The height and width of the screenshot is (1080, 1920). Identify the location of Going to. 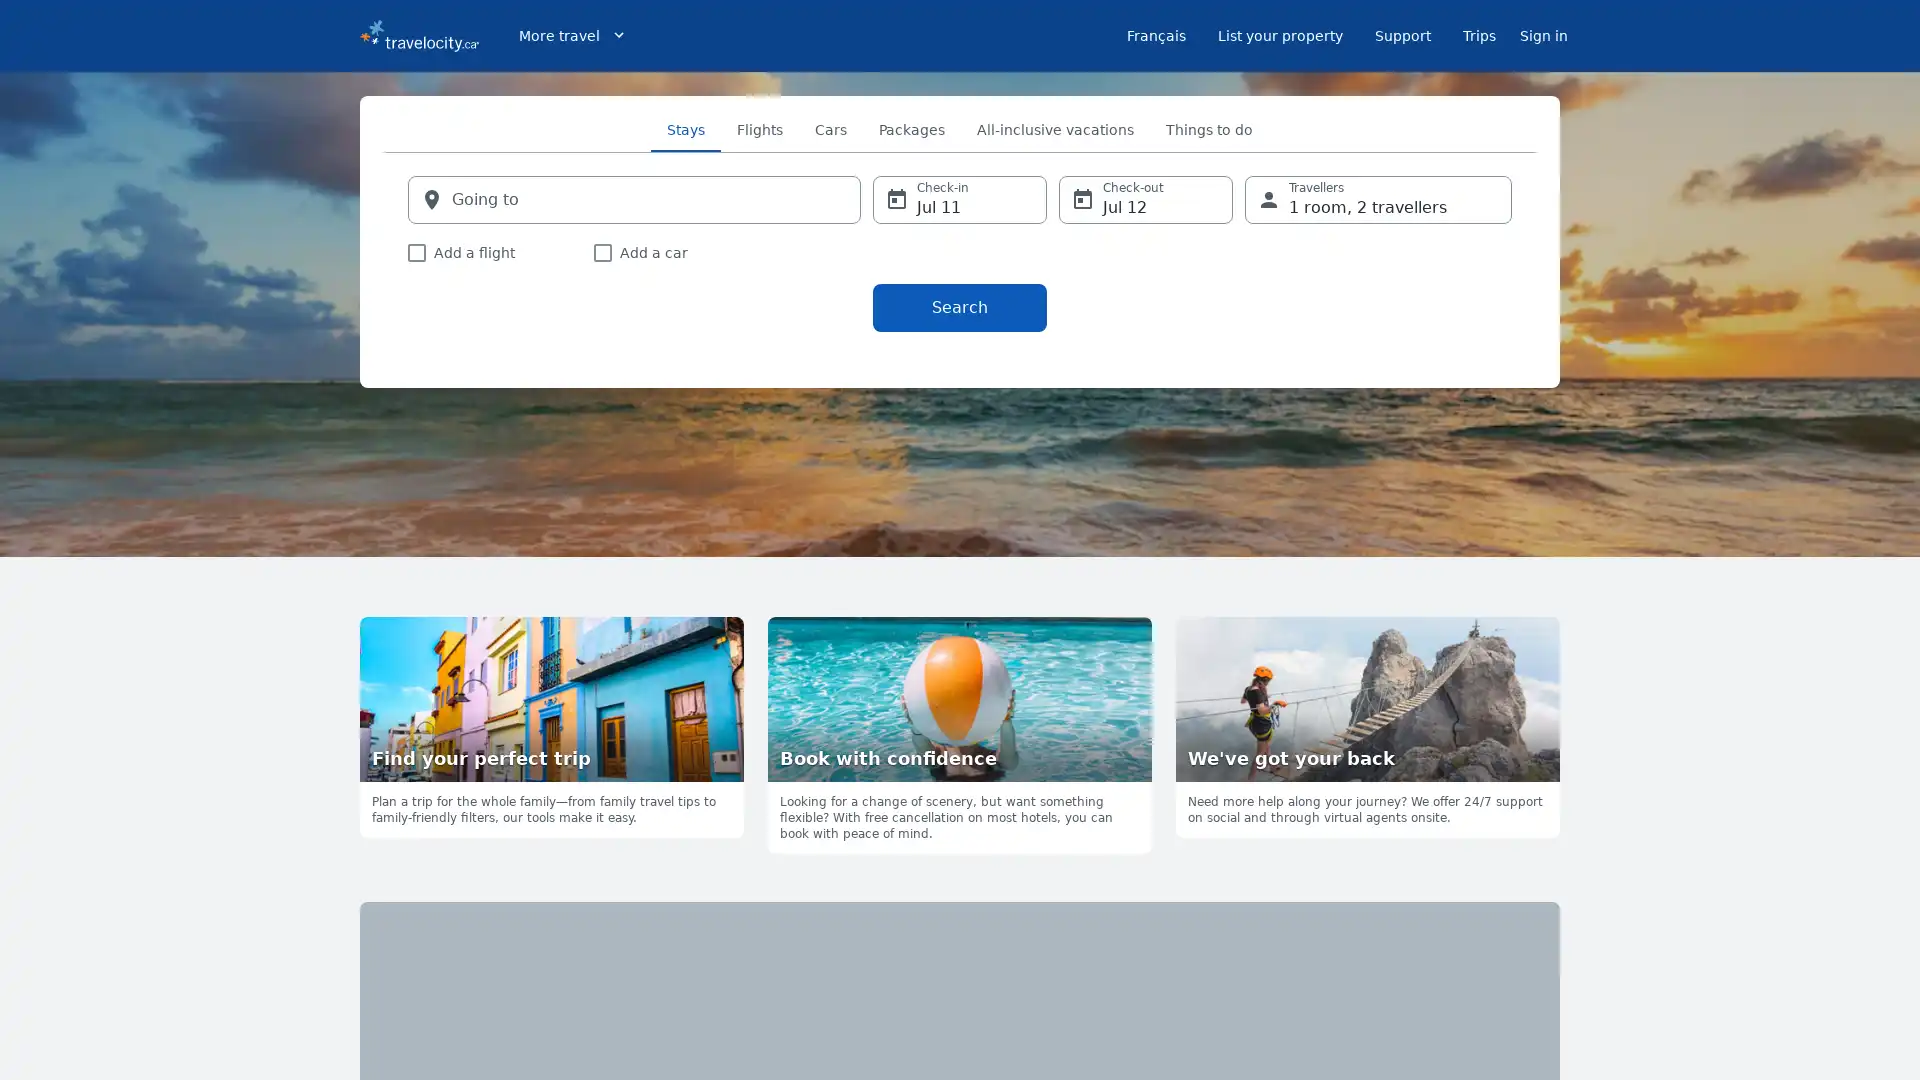
(633, 200).